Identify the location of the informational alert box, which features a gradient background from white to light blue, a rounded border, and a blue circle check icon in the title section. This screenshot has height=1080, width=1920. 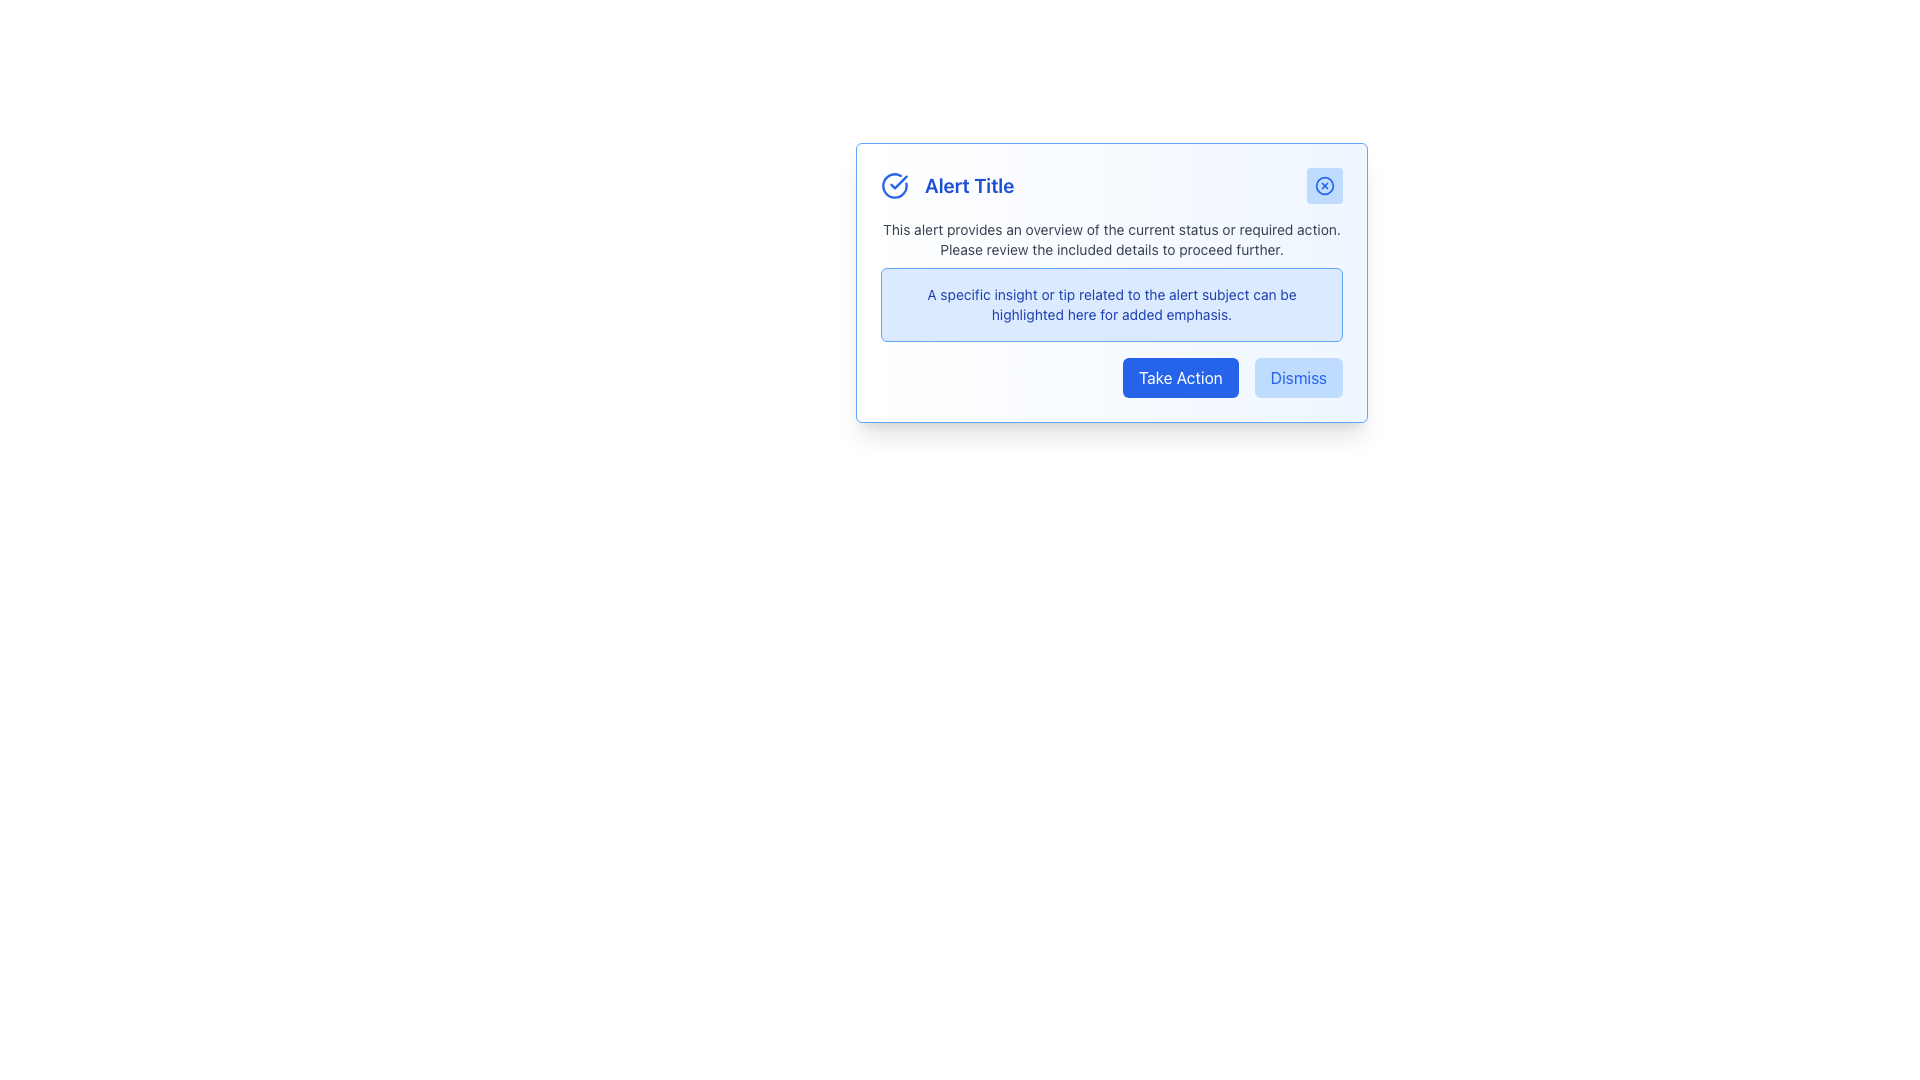
(1111, 282).